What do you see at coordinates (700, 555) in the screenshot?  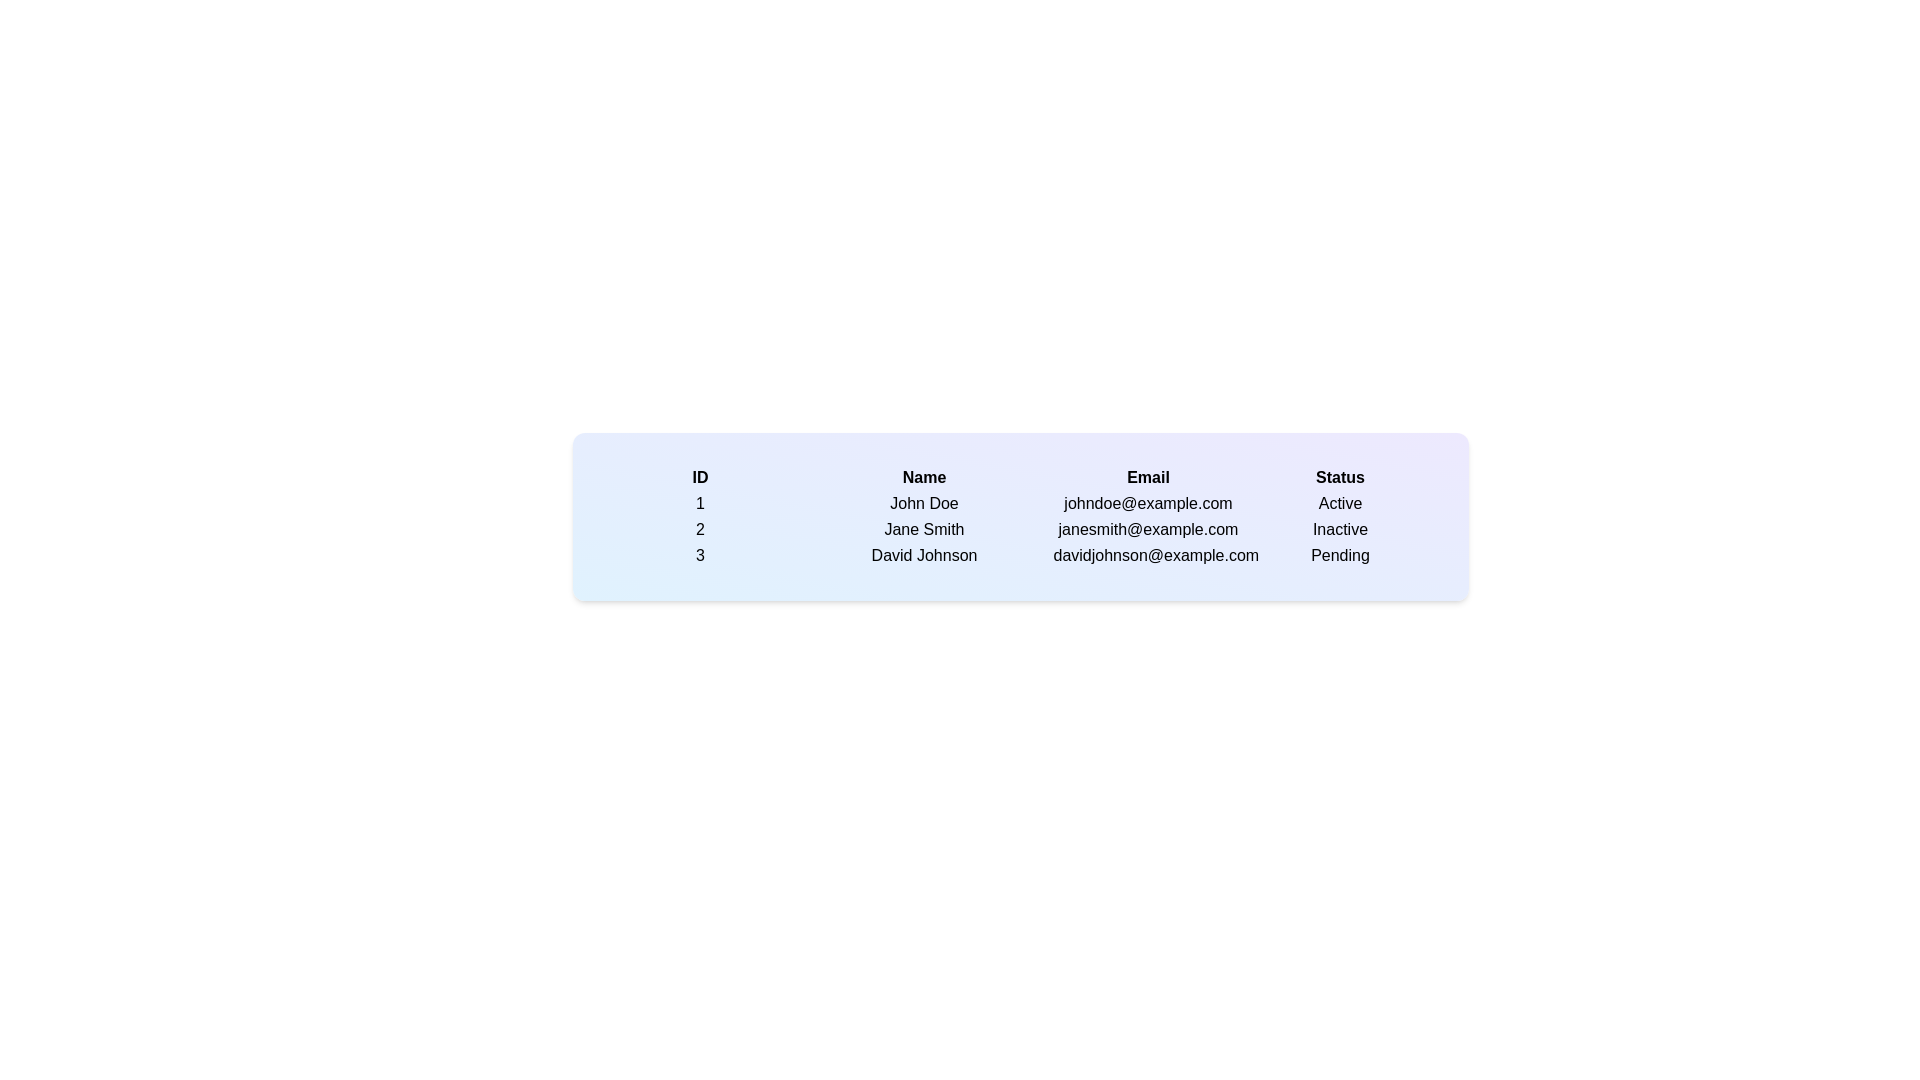 I see `the row corresponding to user 3` at bounding box center [700, 555].